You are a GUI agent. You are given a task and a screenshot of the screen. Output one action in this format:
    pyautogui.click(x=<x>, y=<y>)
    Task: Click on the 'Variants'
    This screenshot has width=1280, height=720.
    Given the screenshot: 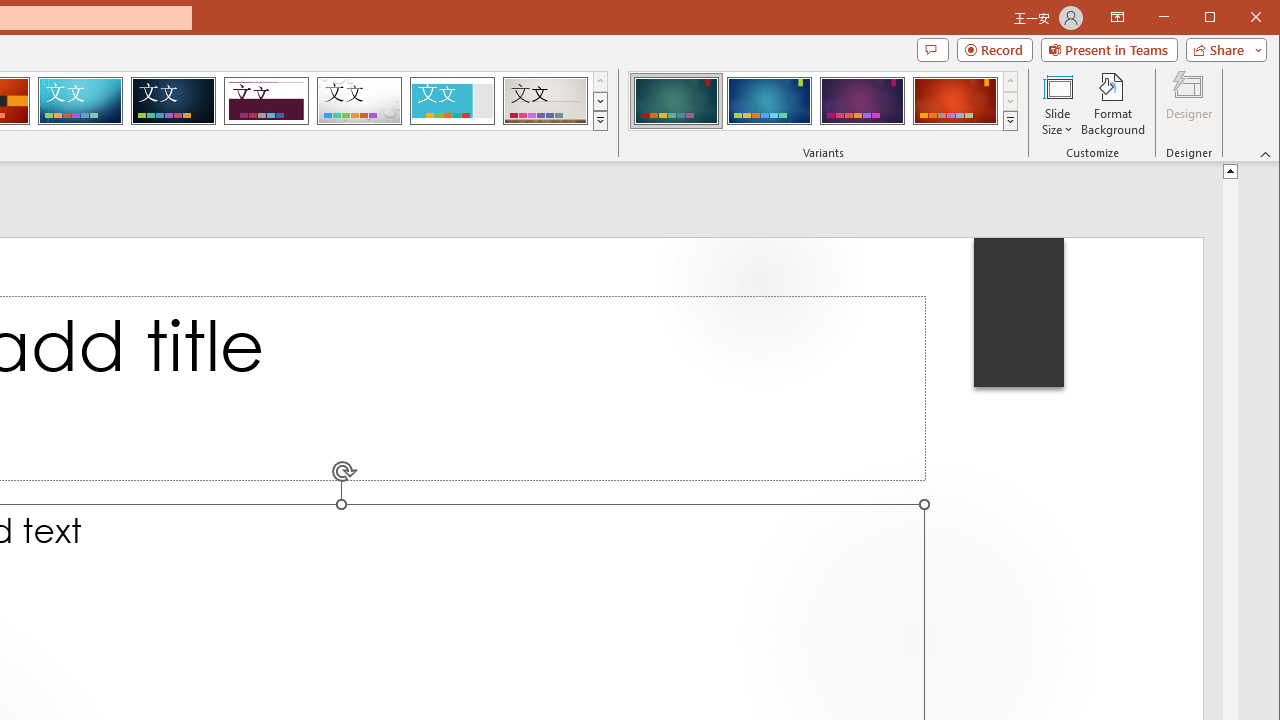 What is the action you would take?
    pyautogui.click(x=1010, y=120)
    